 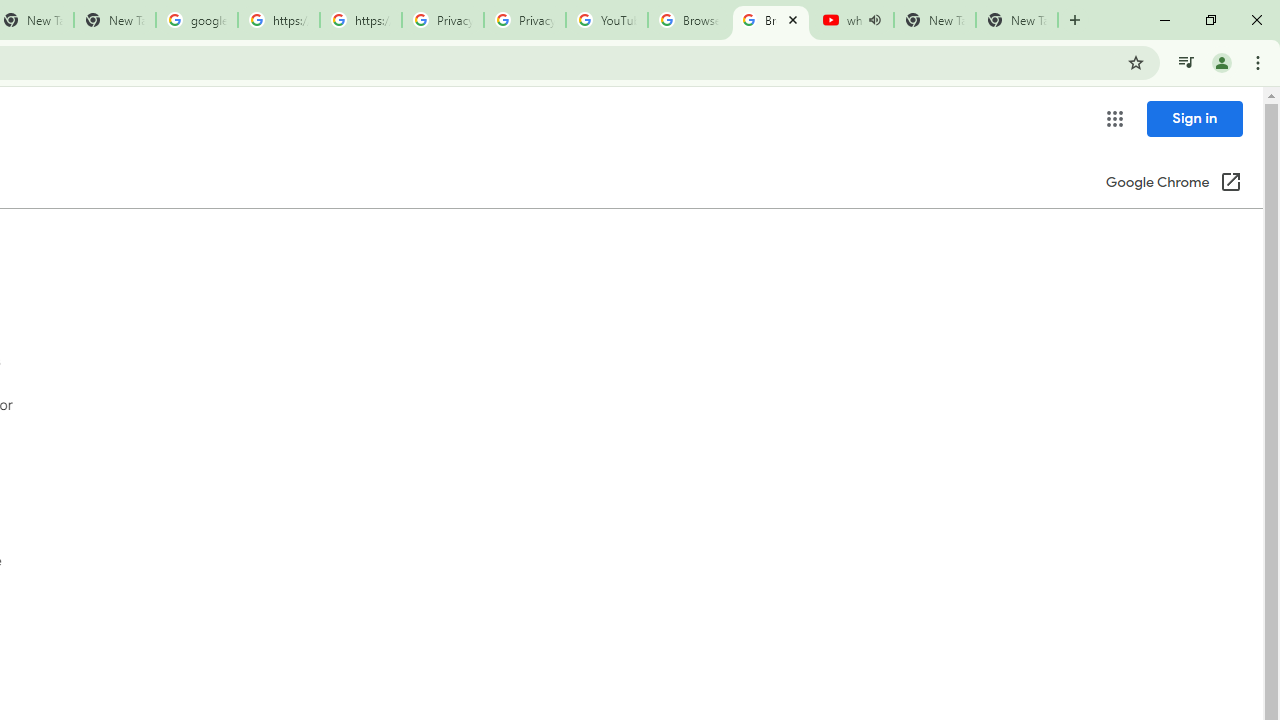 What do you see at coordinates (688, 20) in the screenshot?
I see `'Browse Chrome as a guest - Computer - Google Chrome Help'` at bounding box center [688, 20].